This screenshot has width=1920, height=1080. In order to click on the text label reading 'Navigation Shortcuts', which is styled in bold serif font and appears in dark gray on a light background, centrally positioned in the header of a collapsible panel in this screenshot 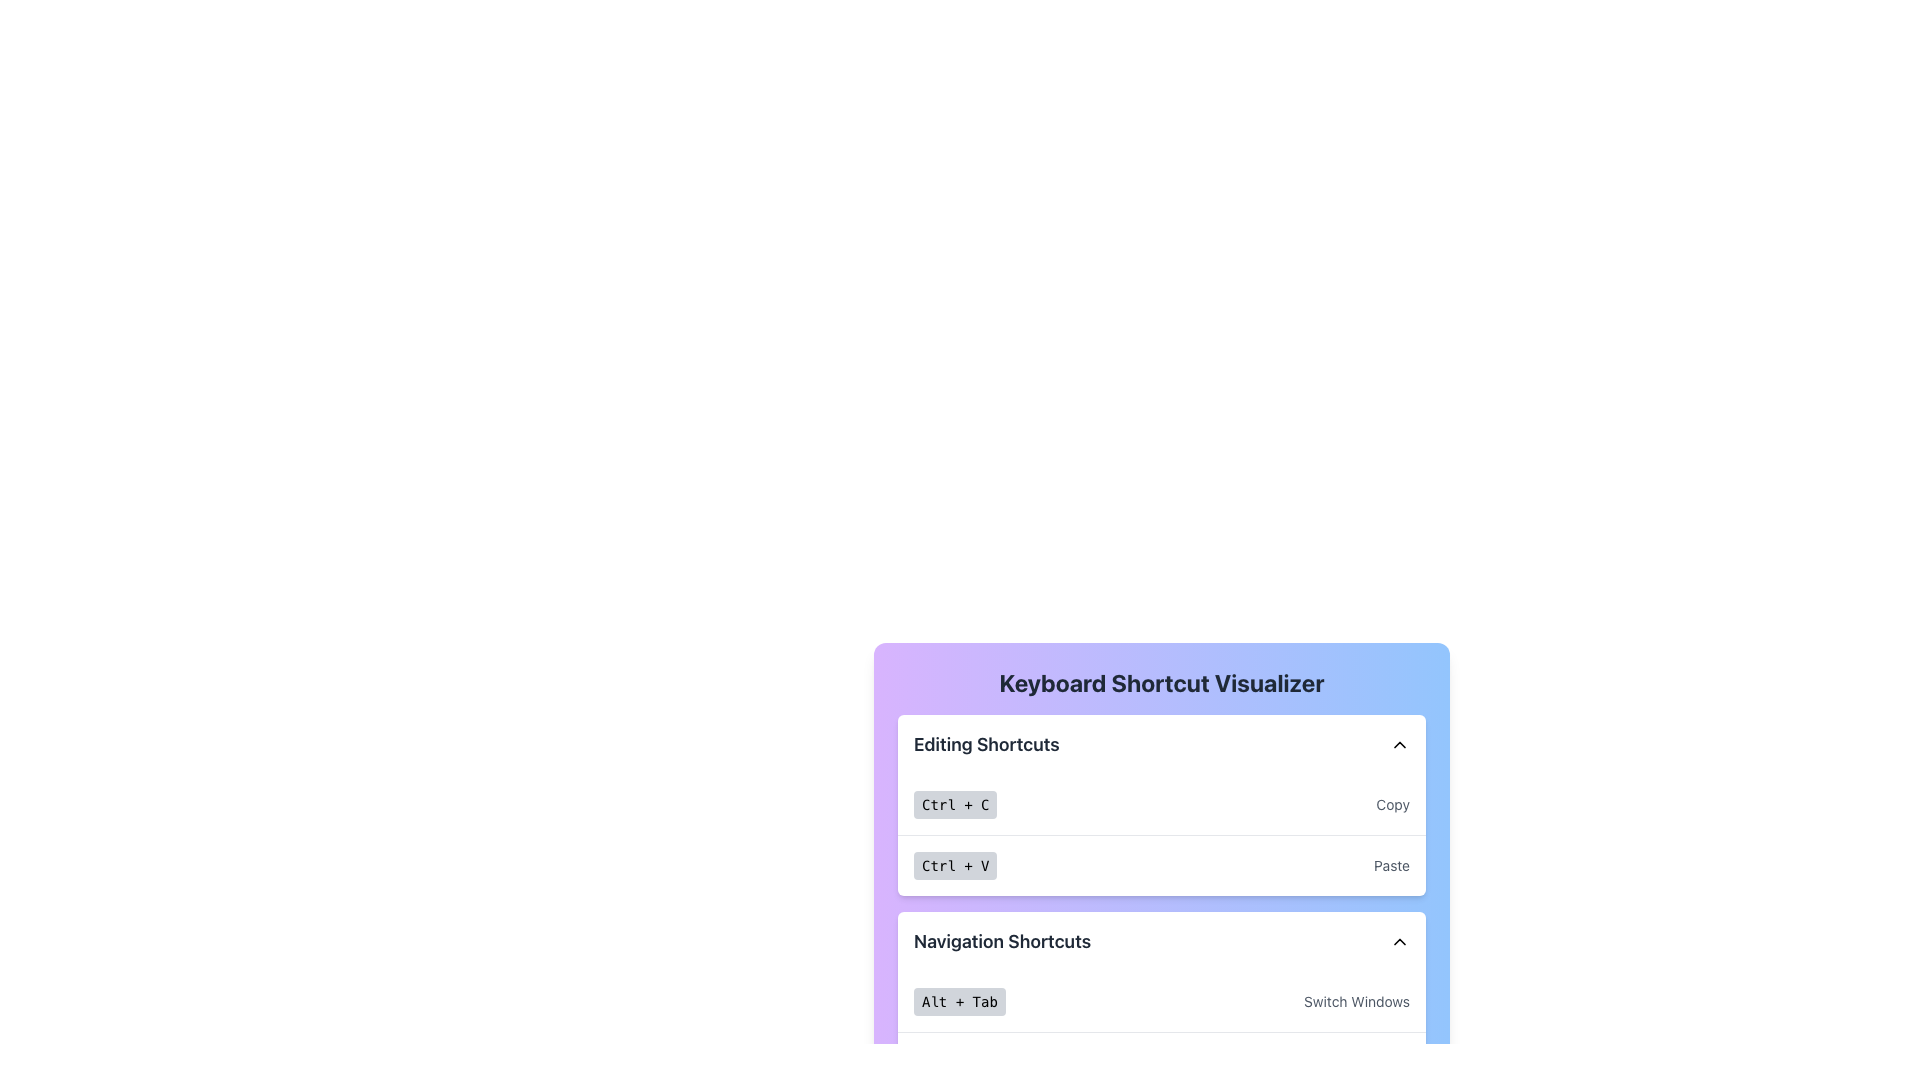, I will do `click(1002, 941)`.